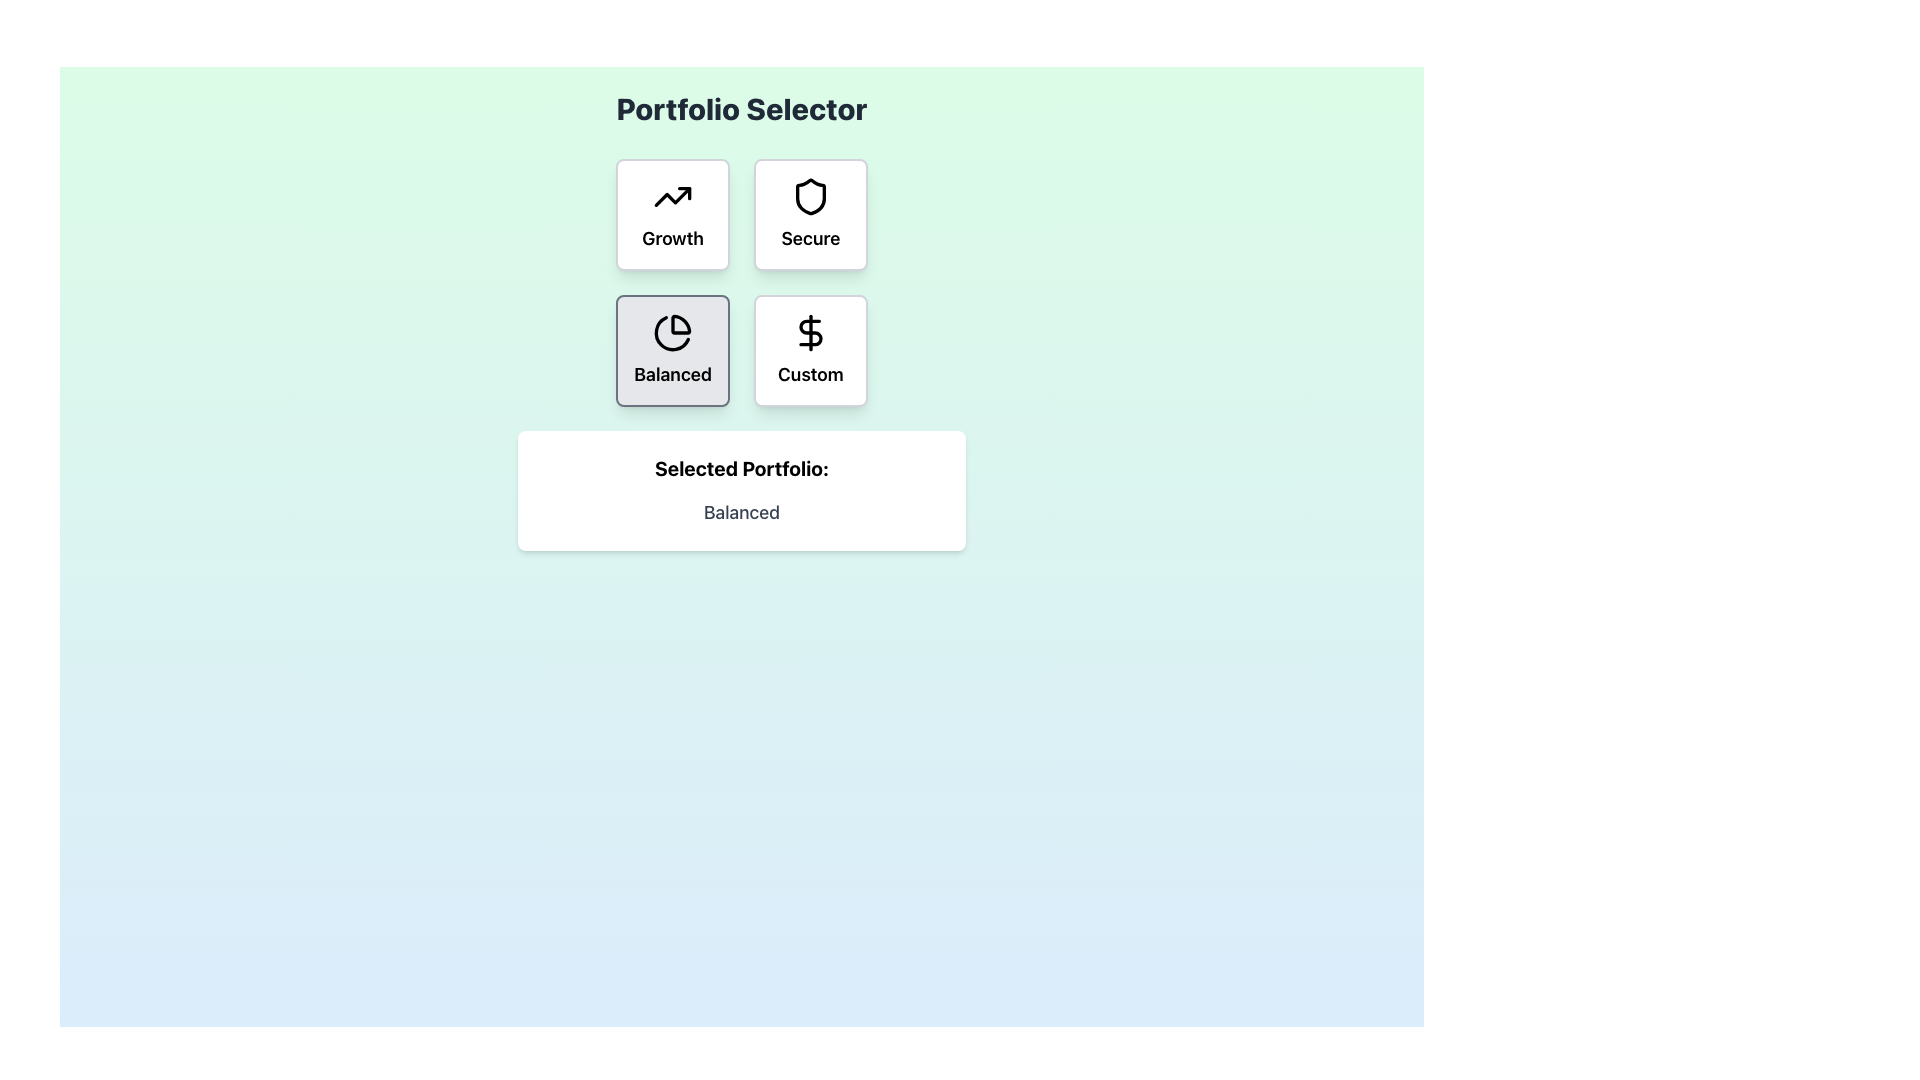 Image resolution: width=1920 pixels, height=1080 pixels. I want to click on the decorative icon within the 'Growth' option button of the 'Portfolio Selector' section, so click(673, 196).